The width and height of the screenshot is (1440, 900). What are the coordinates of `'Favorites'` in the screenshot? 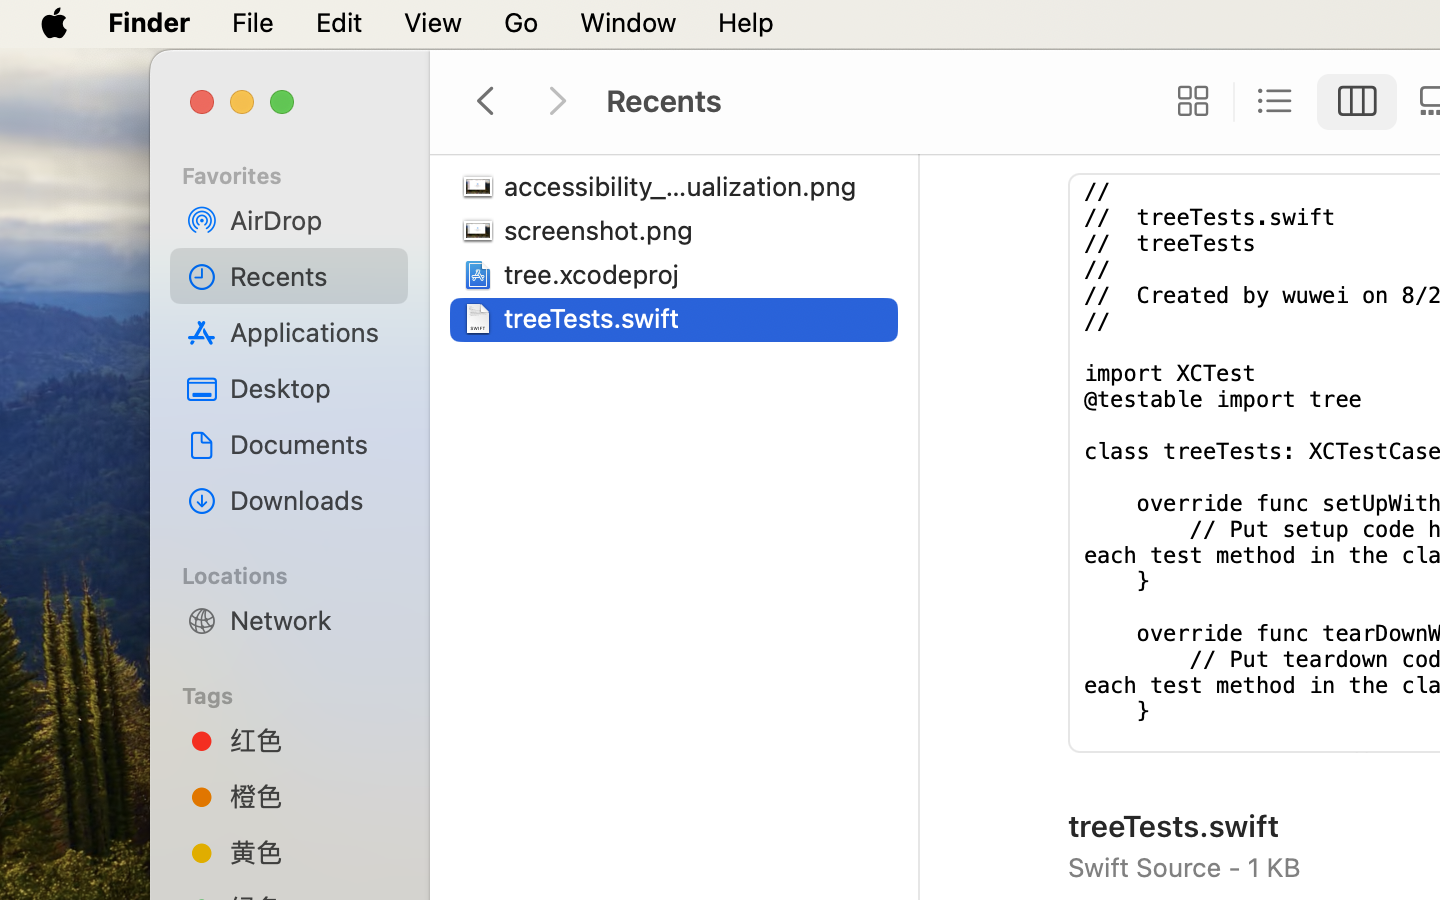 It's located at (299, 172).